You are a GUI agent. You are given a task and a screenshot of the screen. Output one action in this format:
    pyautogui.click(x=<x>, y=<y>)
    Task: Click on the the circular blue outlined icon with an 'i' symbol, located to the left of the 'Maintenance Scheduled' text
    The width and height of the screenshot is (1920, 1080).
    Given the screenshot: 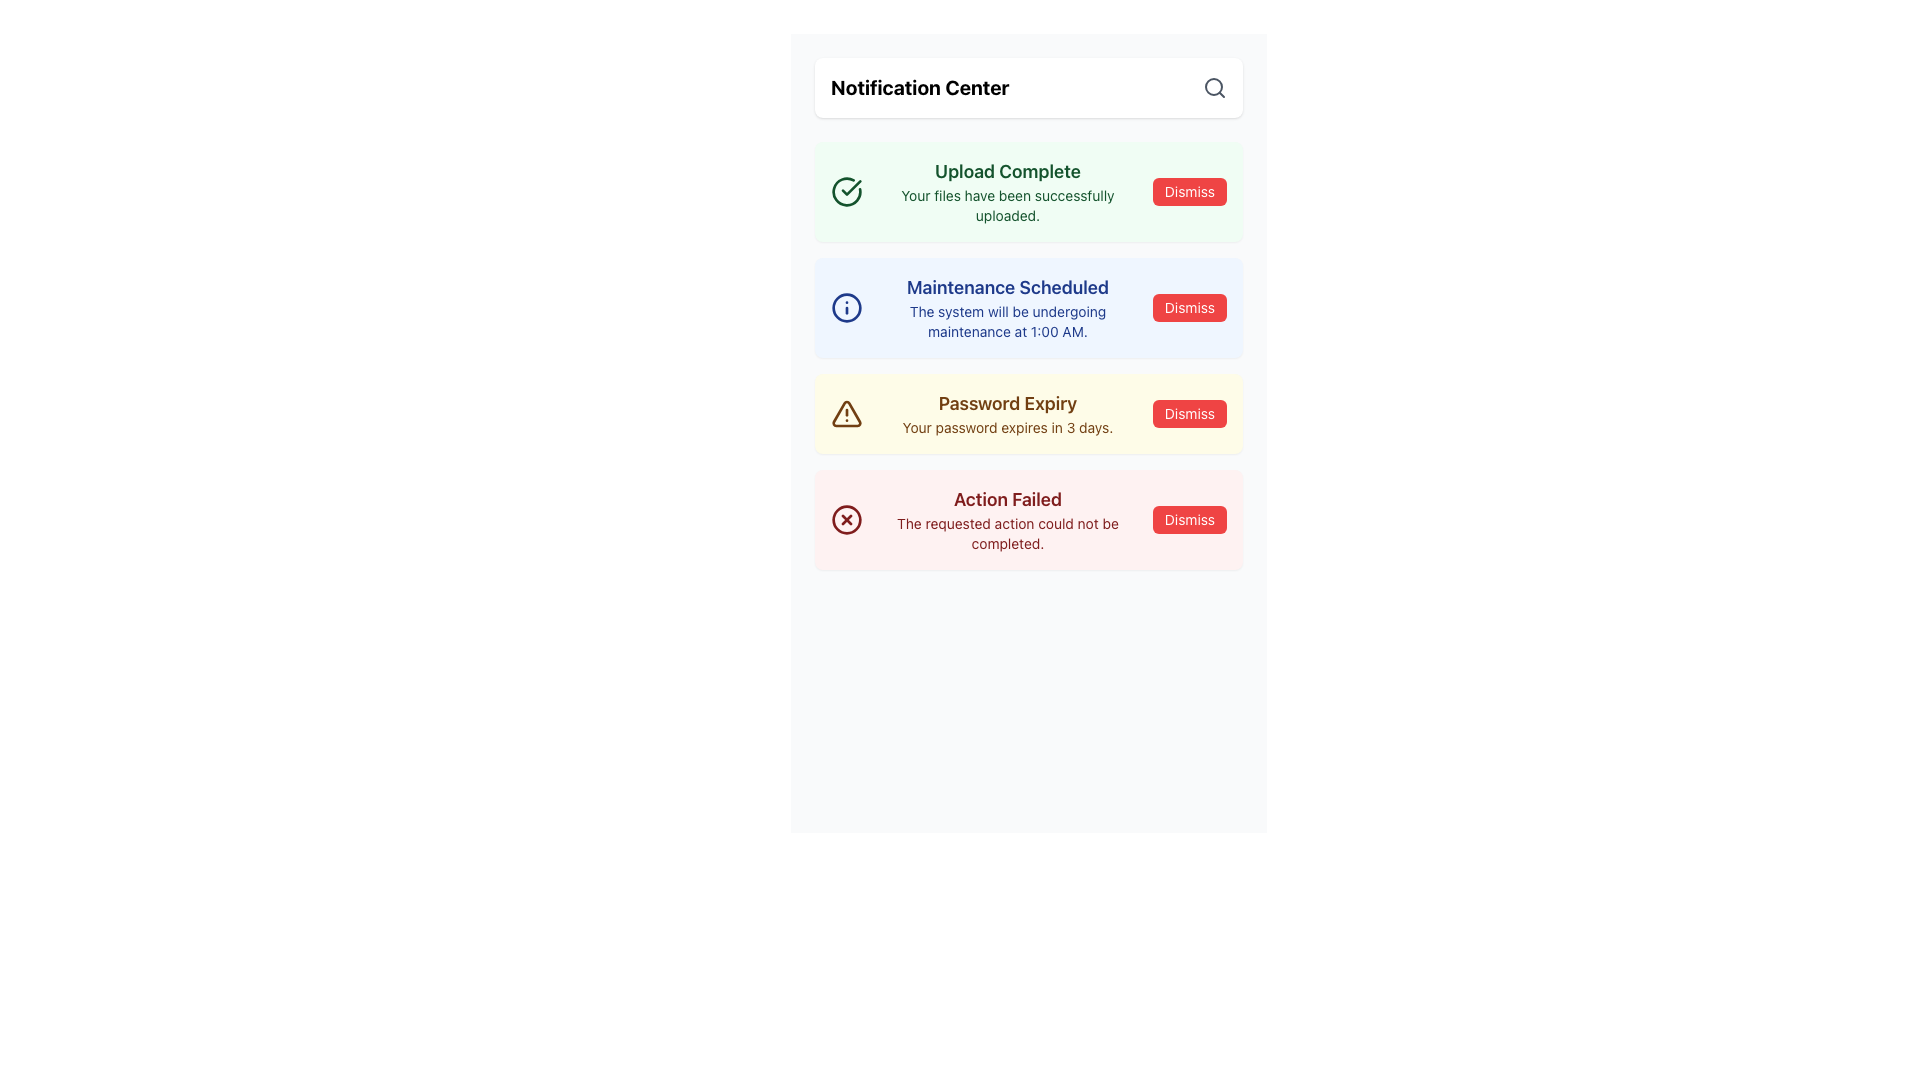 What is the action you would take?
    pyautogui.click(x=846, y=308)
    